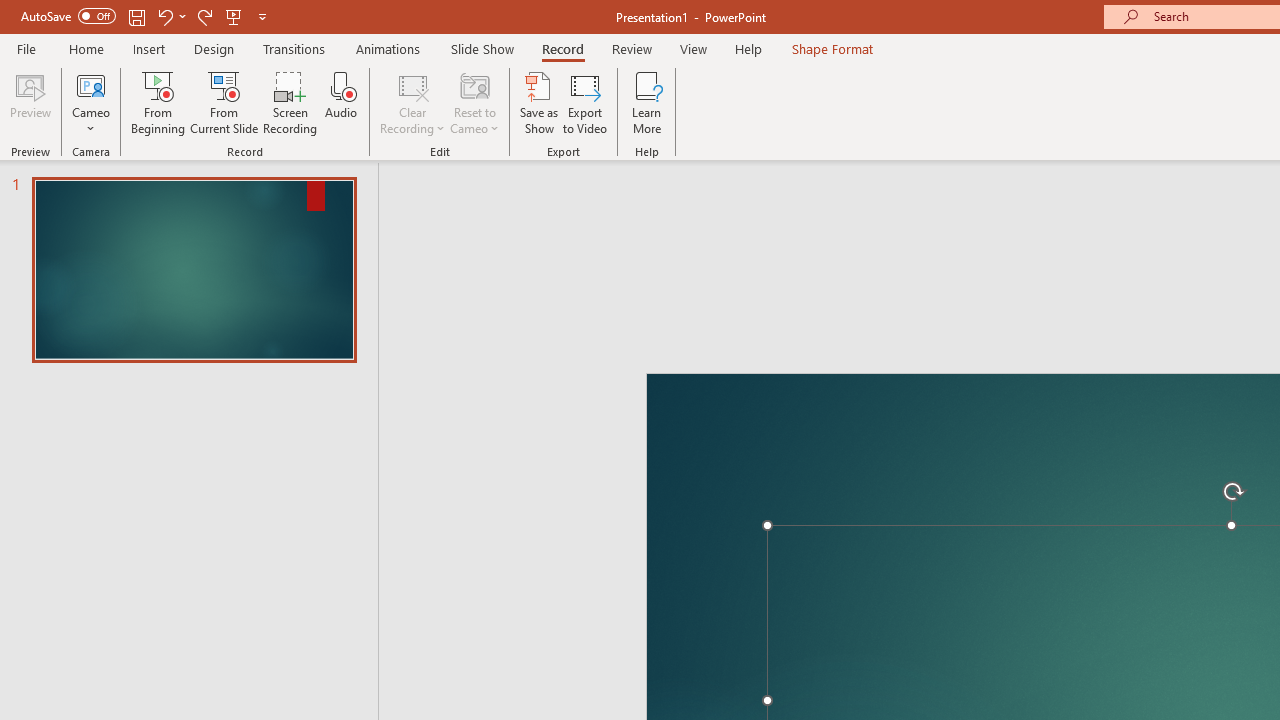  Describe the element at coordinates (289, 103) in the screenshot. I see `'Screen Recording'` at that location.